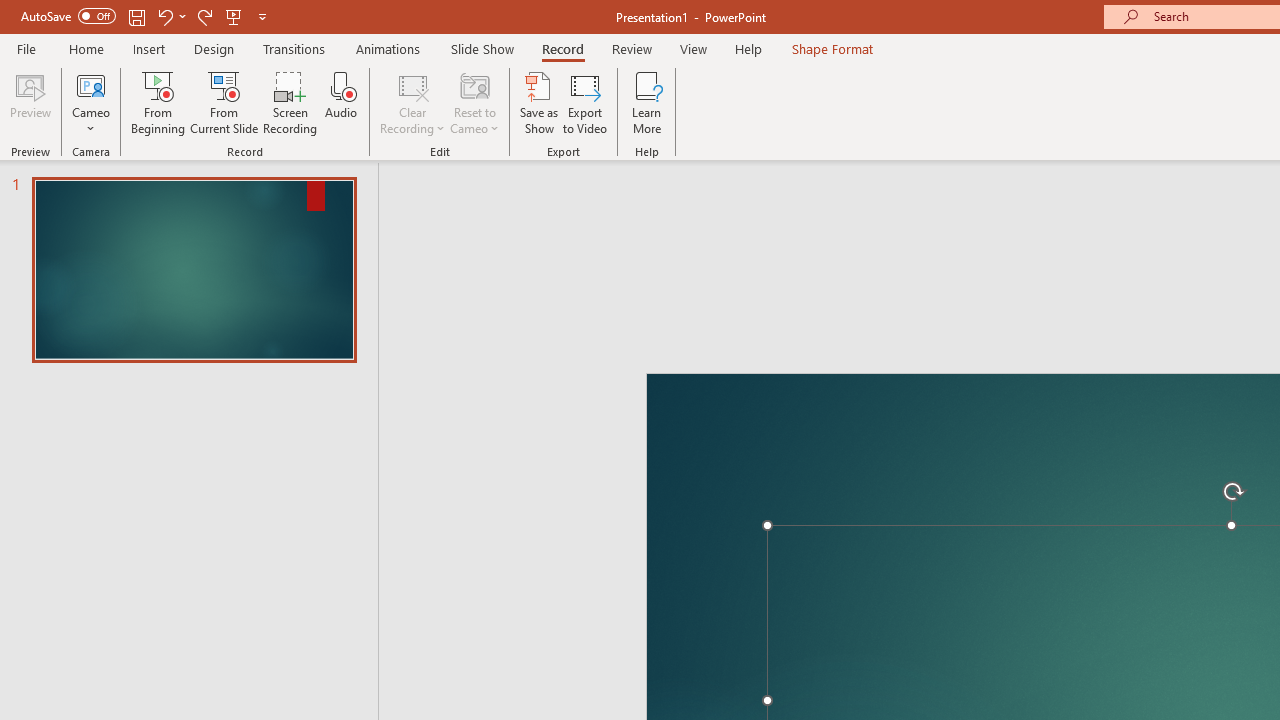  Describe the element at coordinates (289, 103) in the screenshot. I see `'Screen Recording'` at that location.